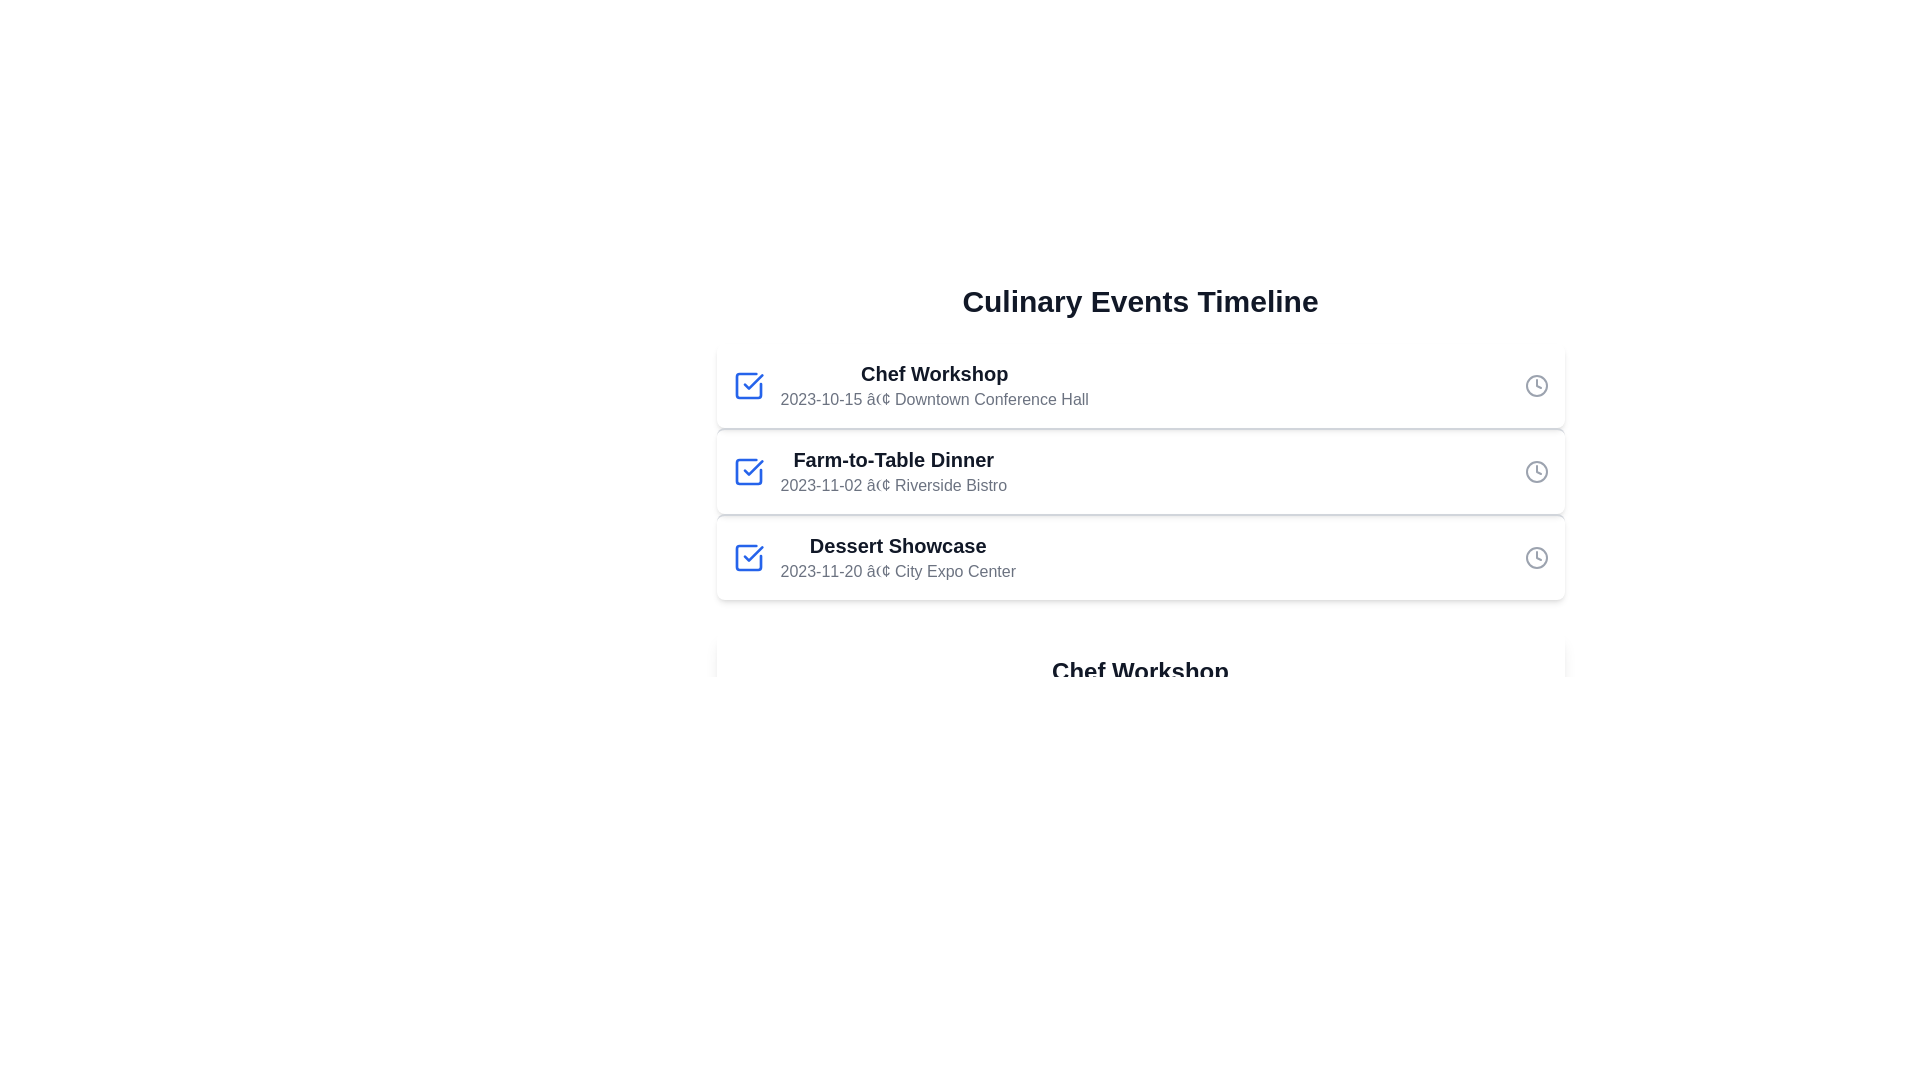  What do you see at coordinates (896, 558) in the screenshot?
I see `the third event entry in the timeline, which displays the event title and date, to interact with its associated details` at bounding box center [896, 558].